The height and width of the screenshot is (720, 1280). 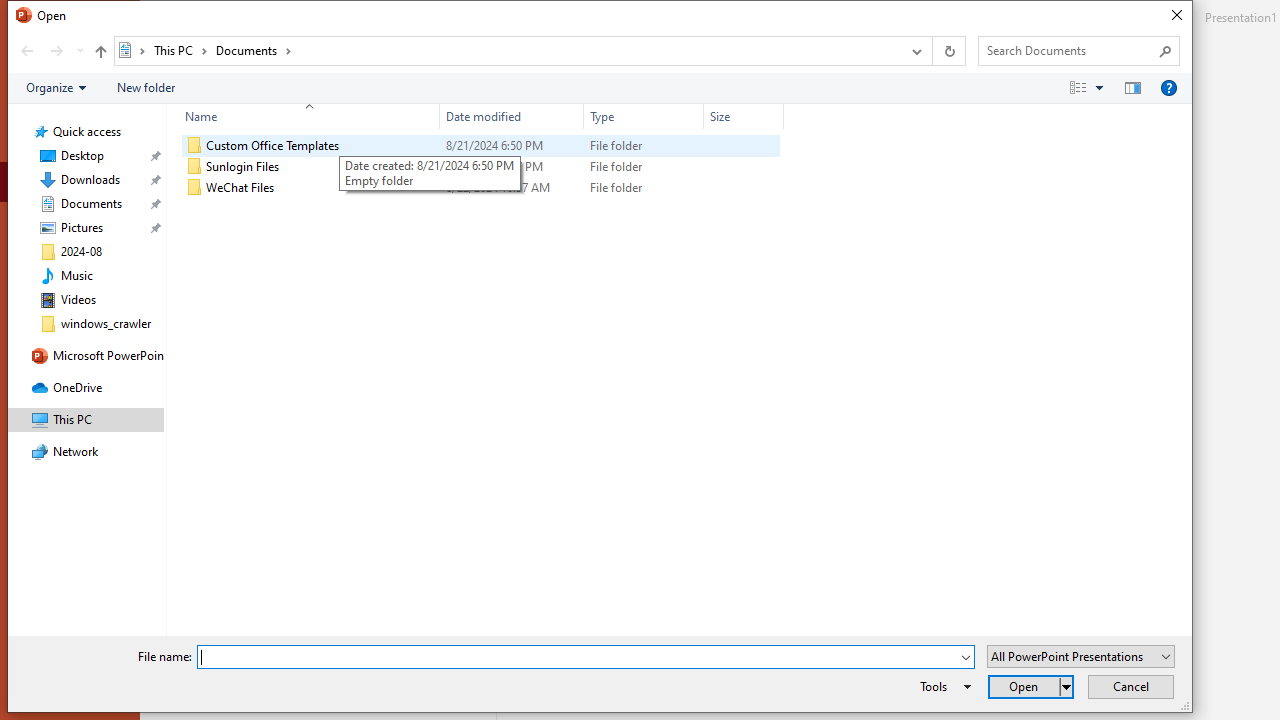 I want to click on 'Recent locations', so click(x=79, y=50).